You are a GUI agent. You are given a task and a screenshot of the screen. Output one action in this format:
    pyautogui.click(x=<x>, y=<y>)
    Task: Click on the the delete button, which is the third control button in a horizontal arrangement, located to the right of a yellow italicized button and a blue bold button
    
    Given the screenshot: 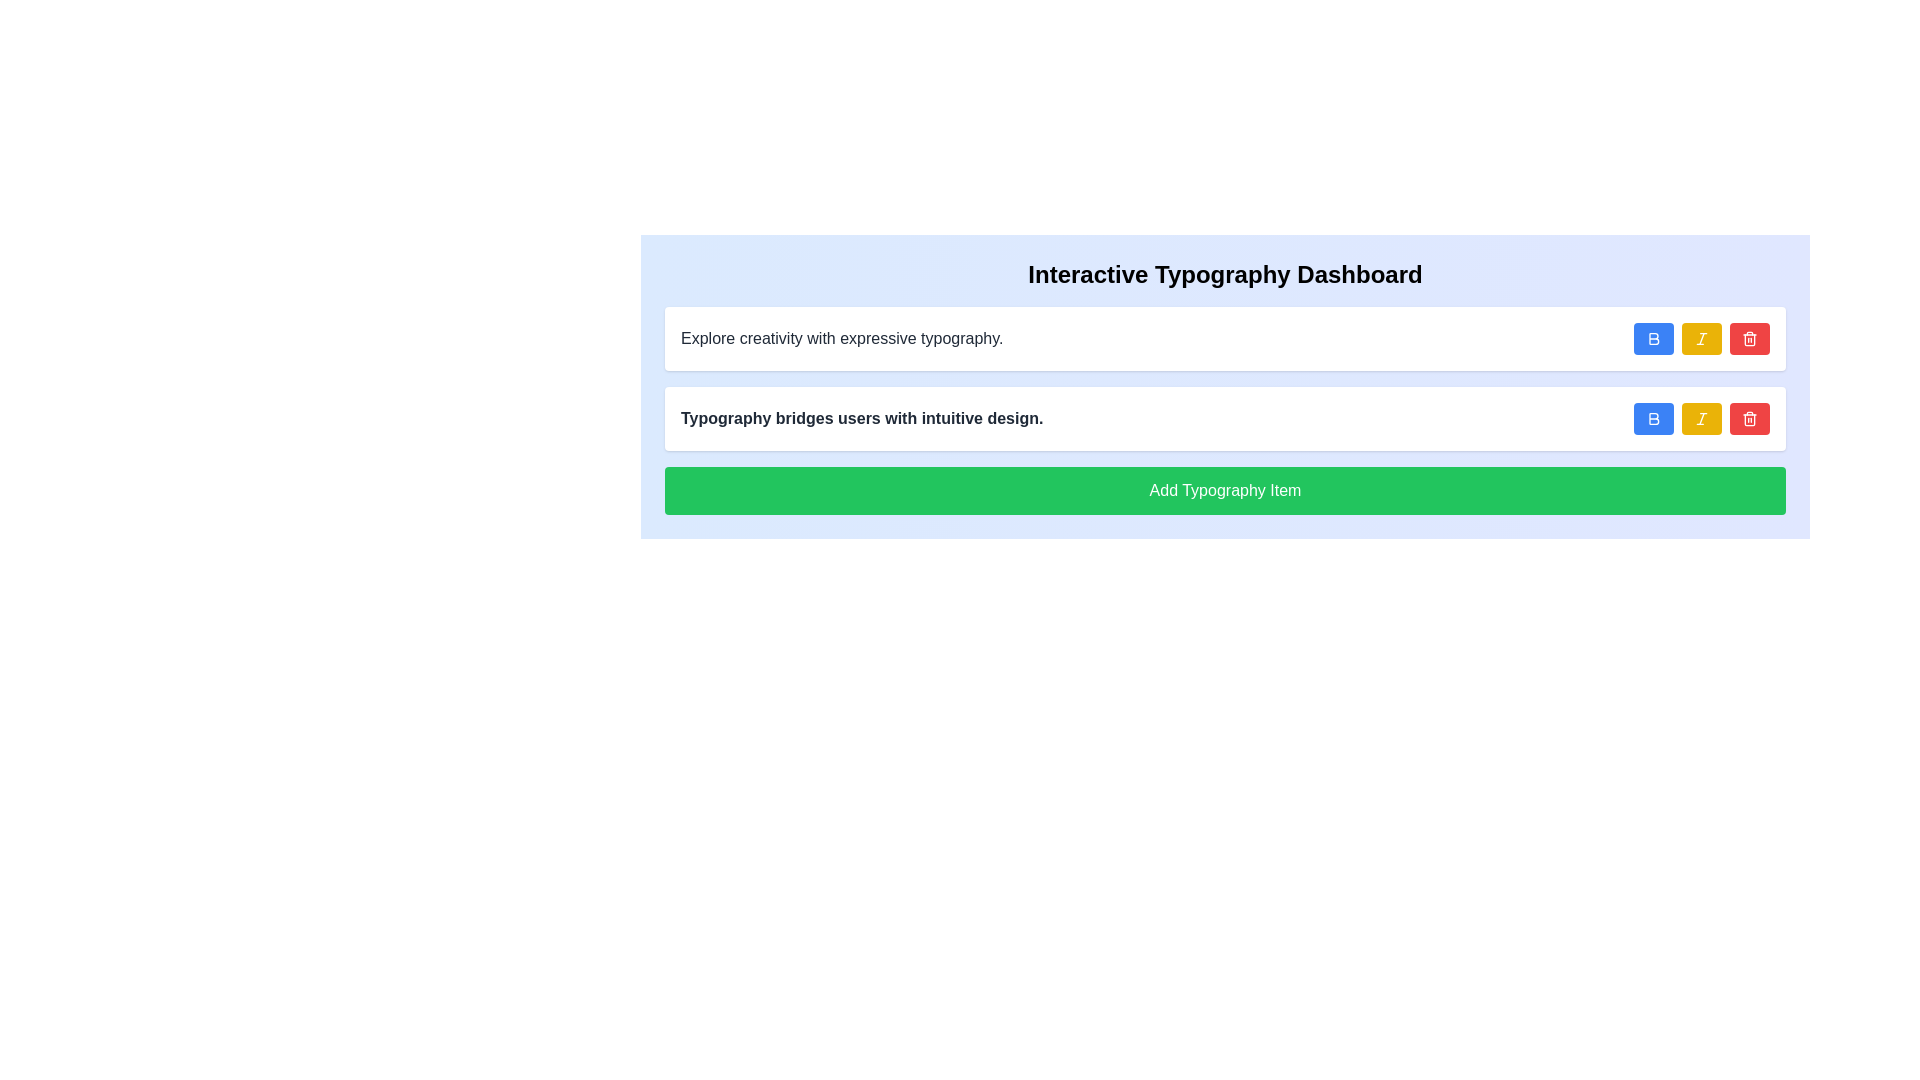 What is the action you would take?
    pyautogui.click(x=1749, y=338)
    